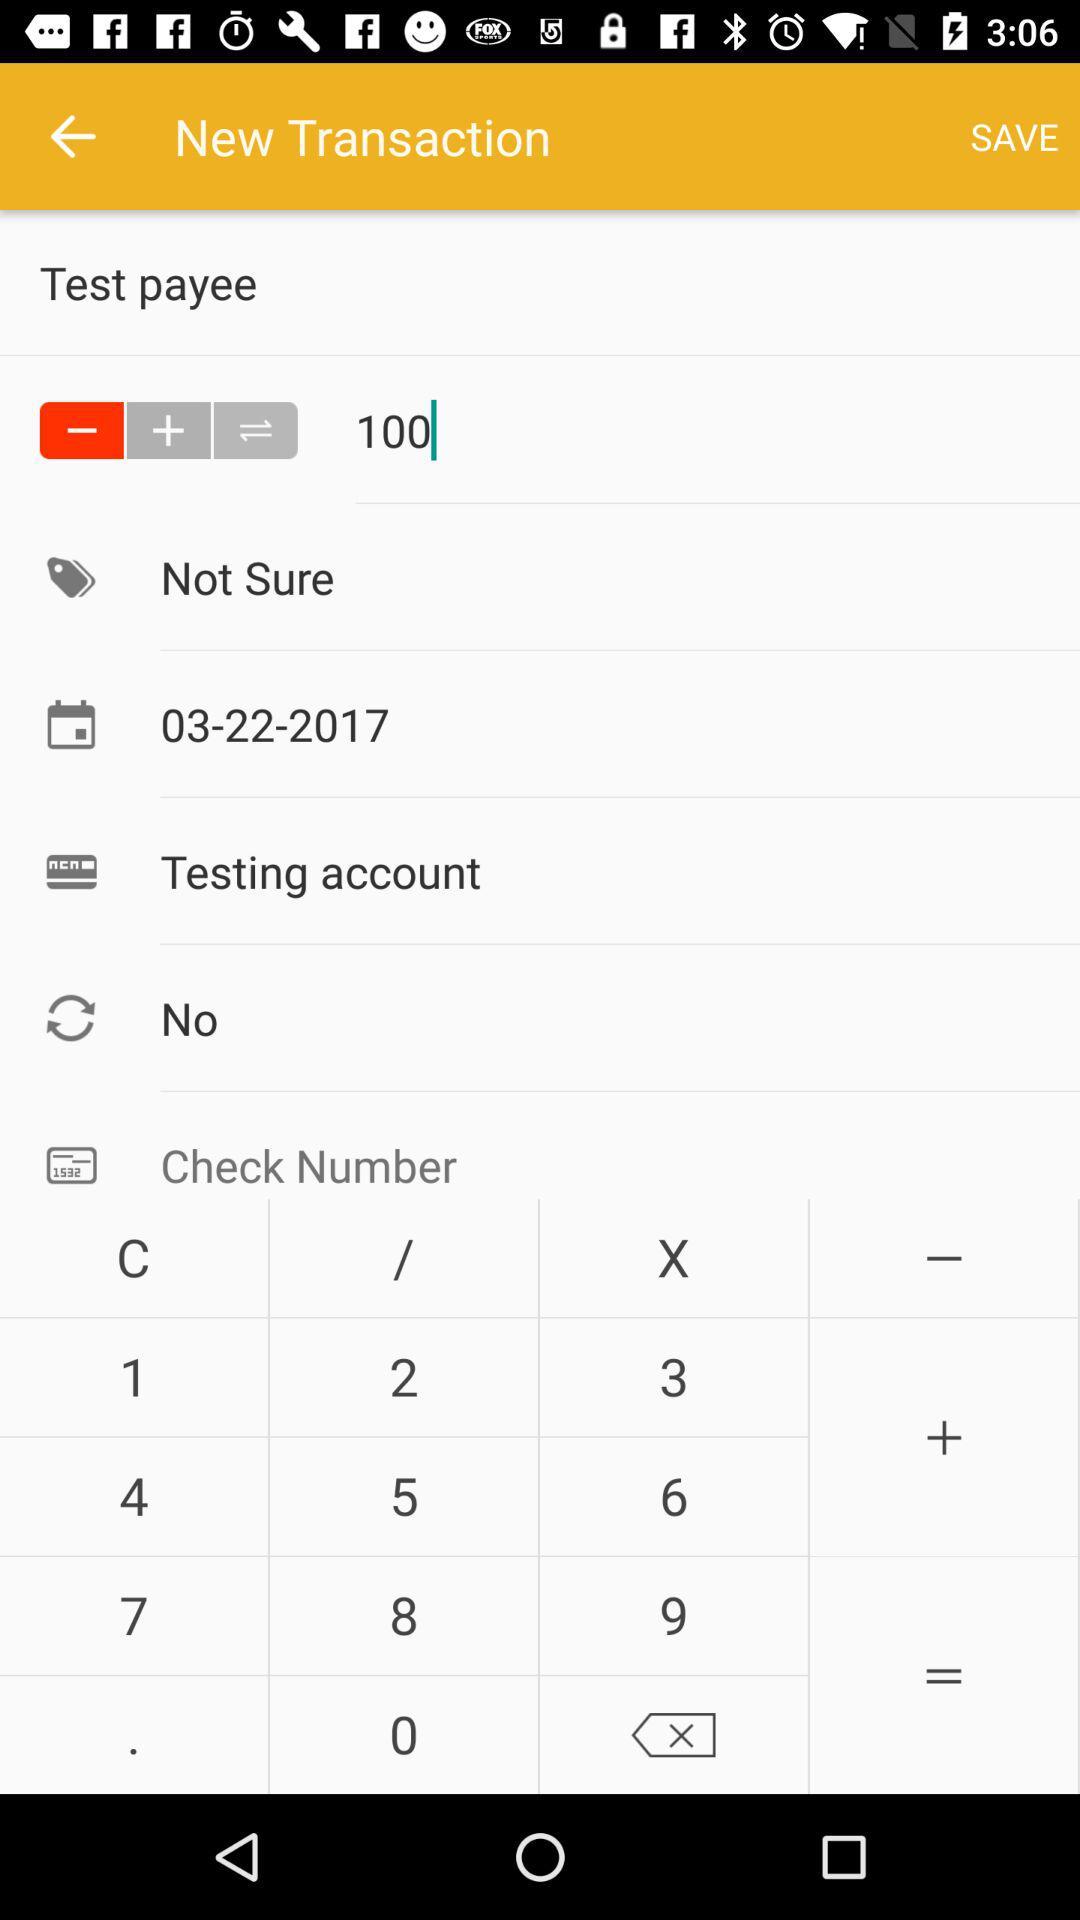 This screenshot has height=1920, width=1080. I want to click on the text below new transaction, so click(559, 281).